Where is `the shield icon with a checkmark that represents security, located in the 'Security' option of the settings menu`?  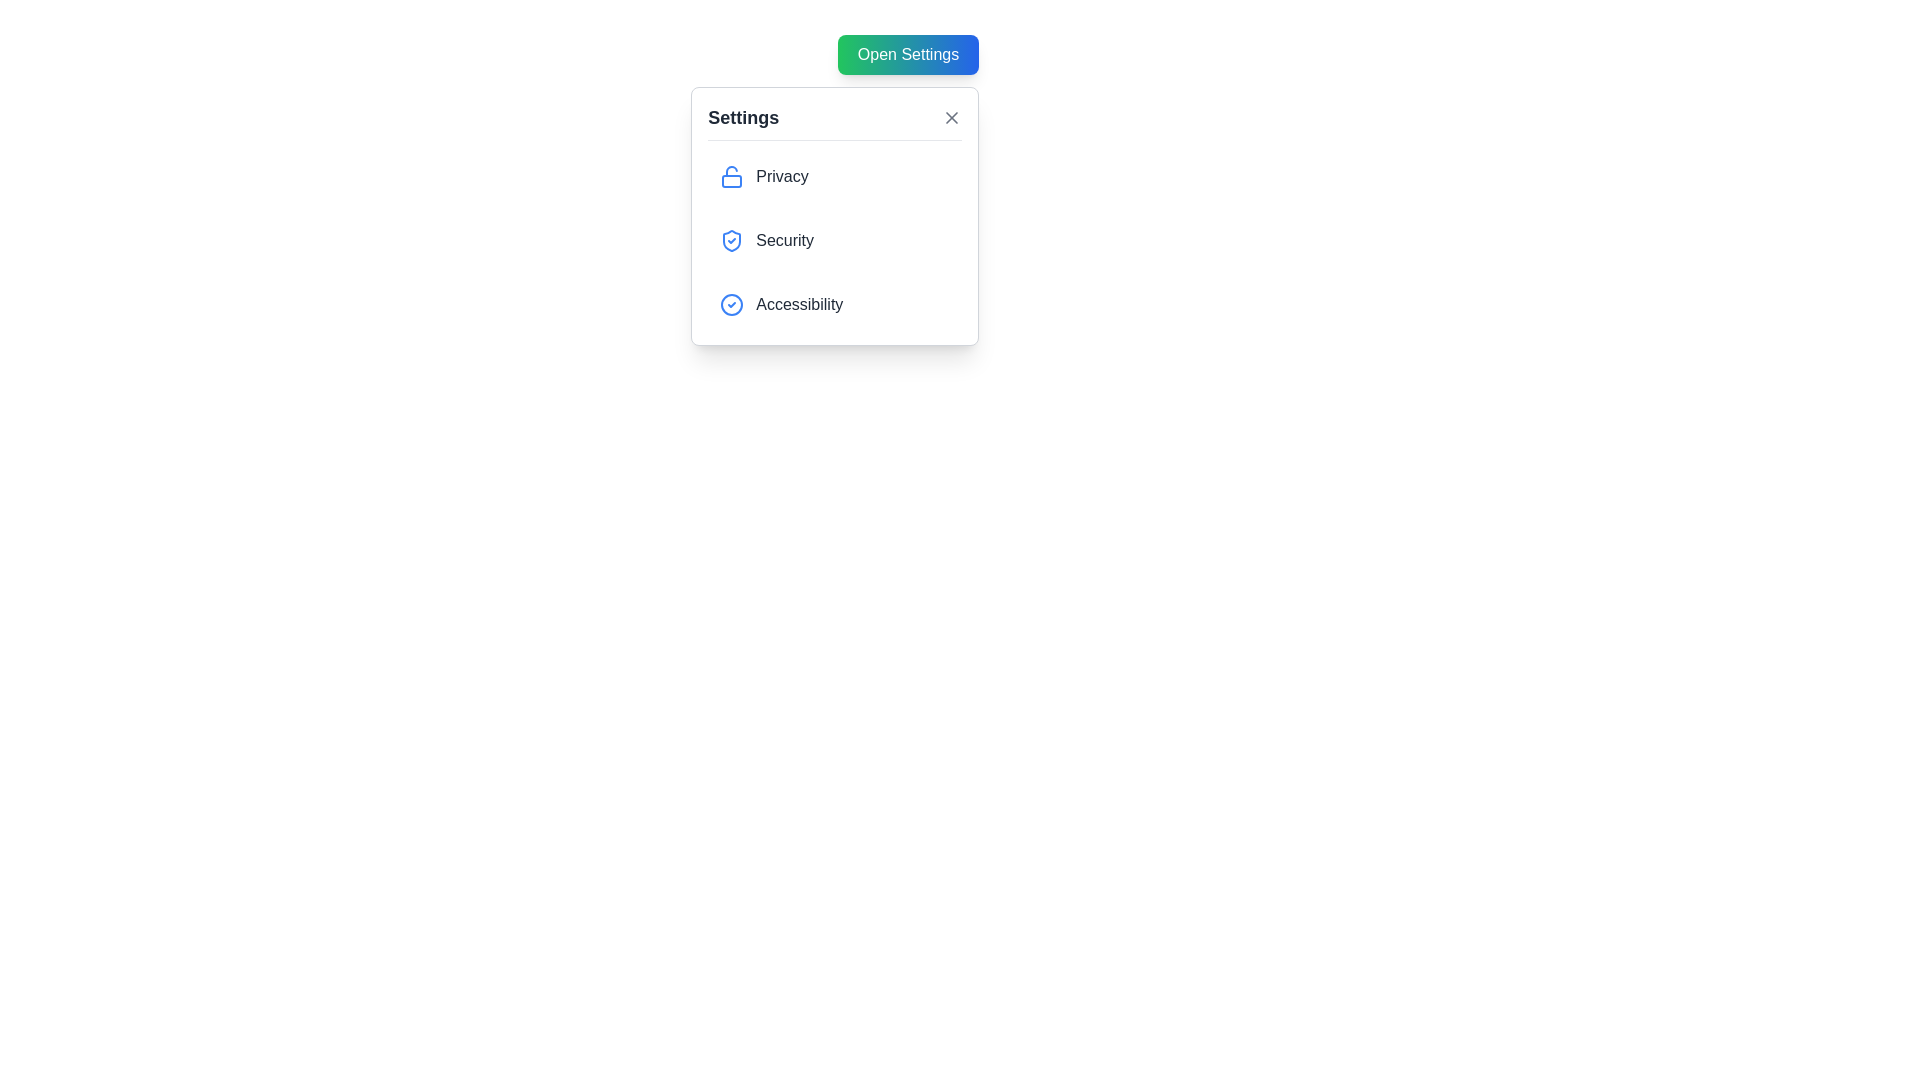
the shield icon with a checkmark that represents security, located in the 'Security' option of the settings menu is located at coordinates (731, 239).